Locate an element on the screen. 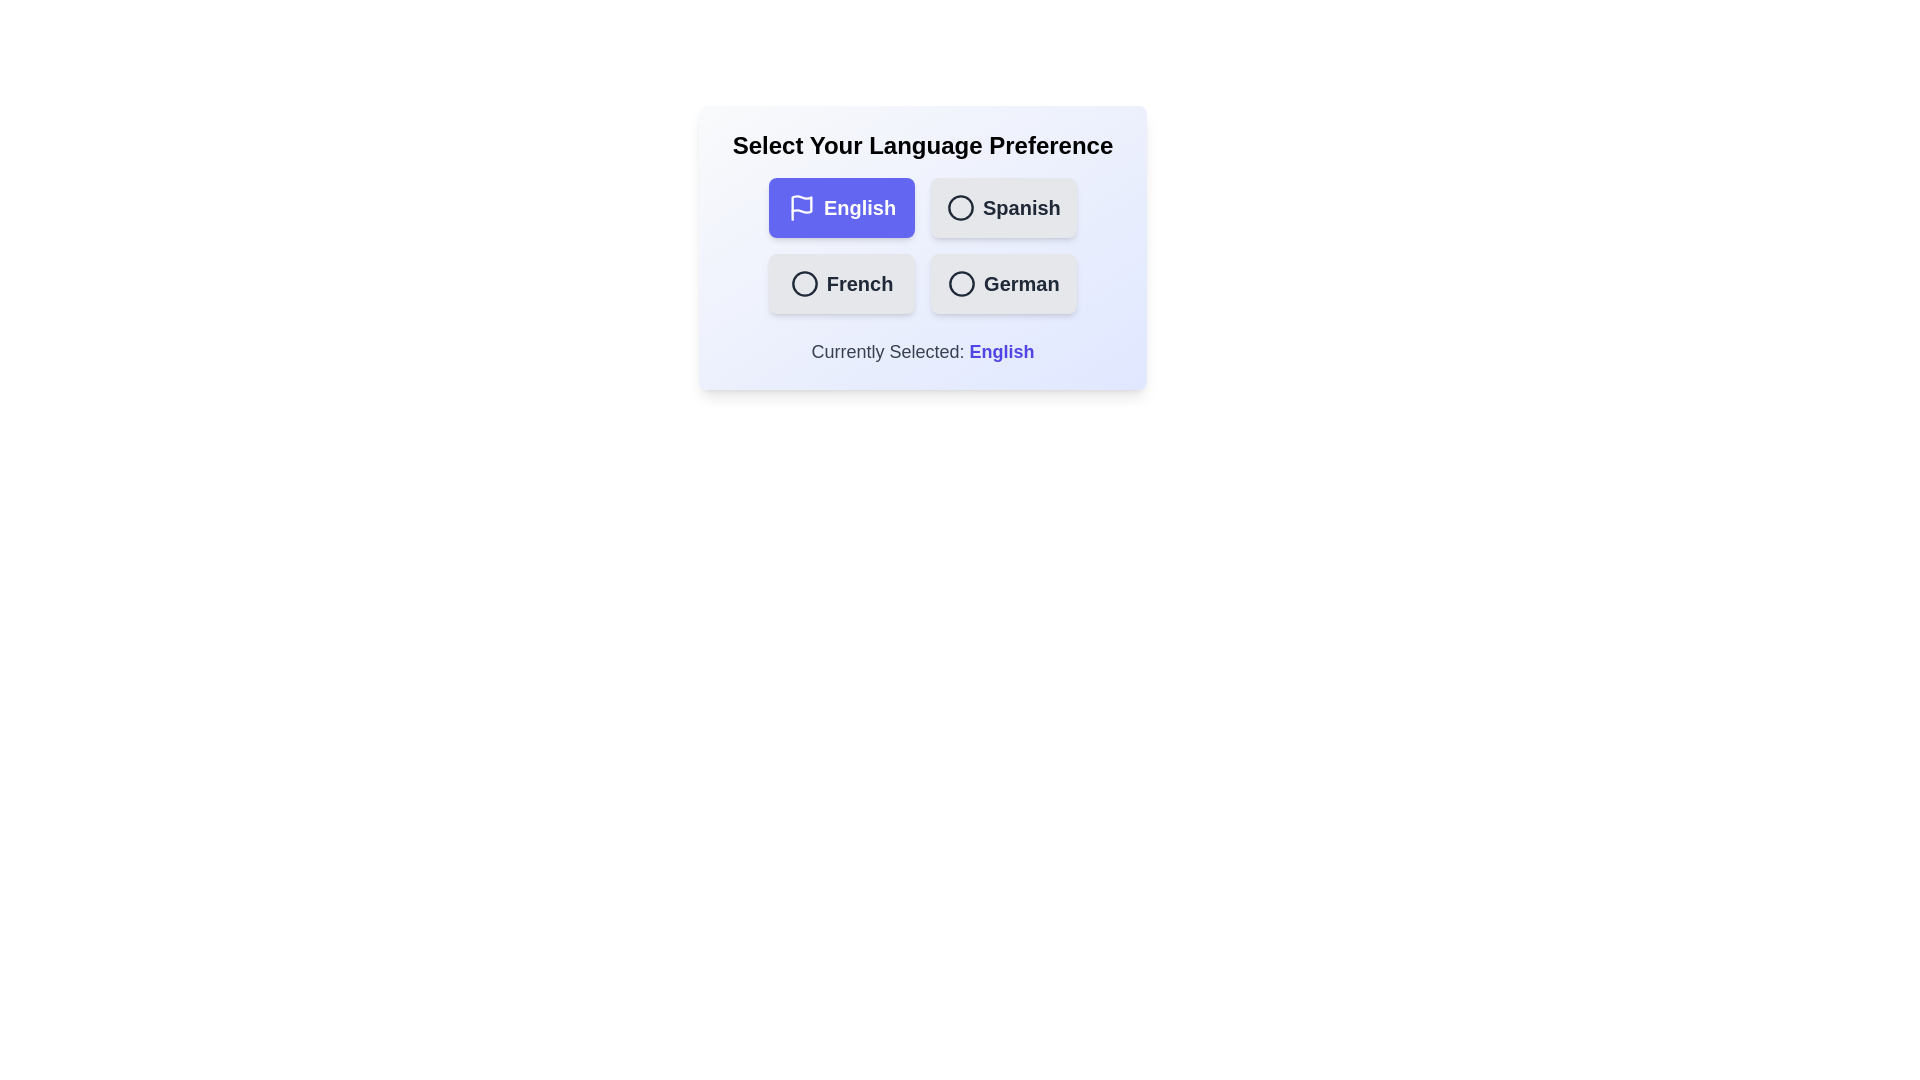 The height and width of the screenshot is (1080, 1920). the language Spanish by clicking on its button is located at coordinates (1003, 208).